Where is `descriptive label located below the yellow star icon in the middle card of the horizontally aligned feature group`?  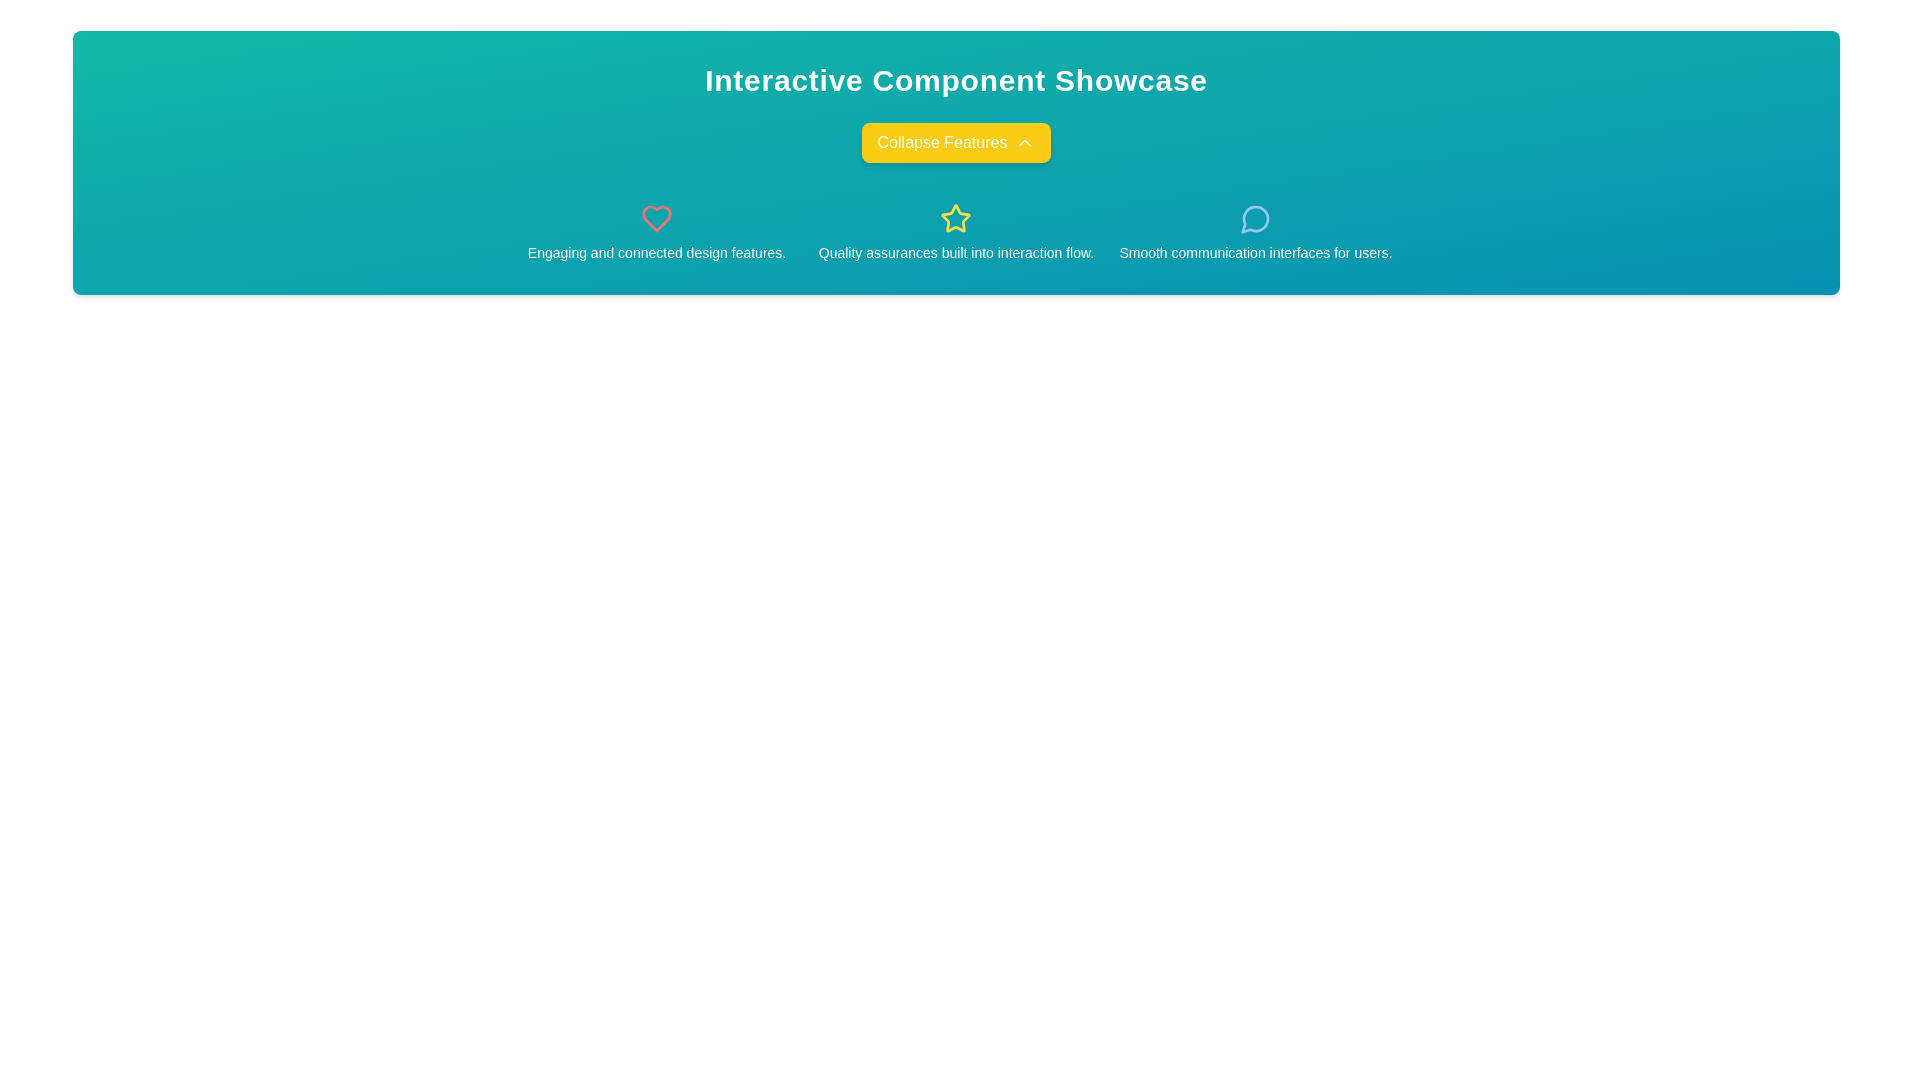 descriptive label located below the yellow star icon in the middle card of the horizontally aligned feature group is located at coordinates (955, 252).